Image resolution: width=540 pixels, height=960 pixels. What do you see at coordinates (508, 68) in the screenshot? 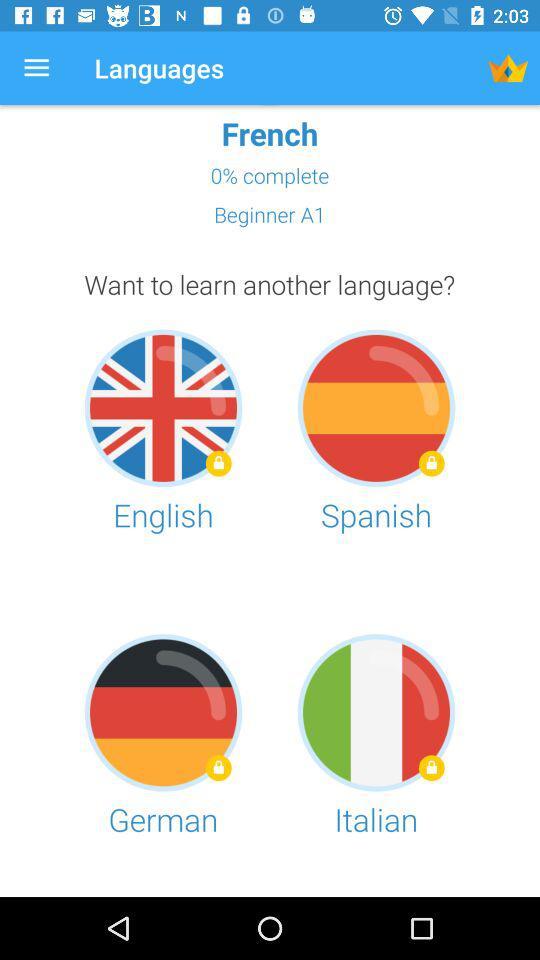
I see `icon at the top right corner` at bounding box center [508, 68].